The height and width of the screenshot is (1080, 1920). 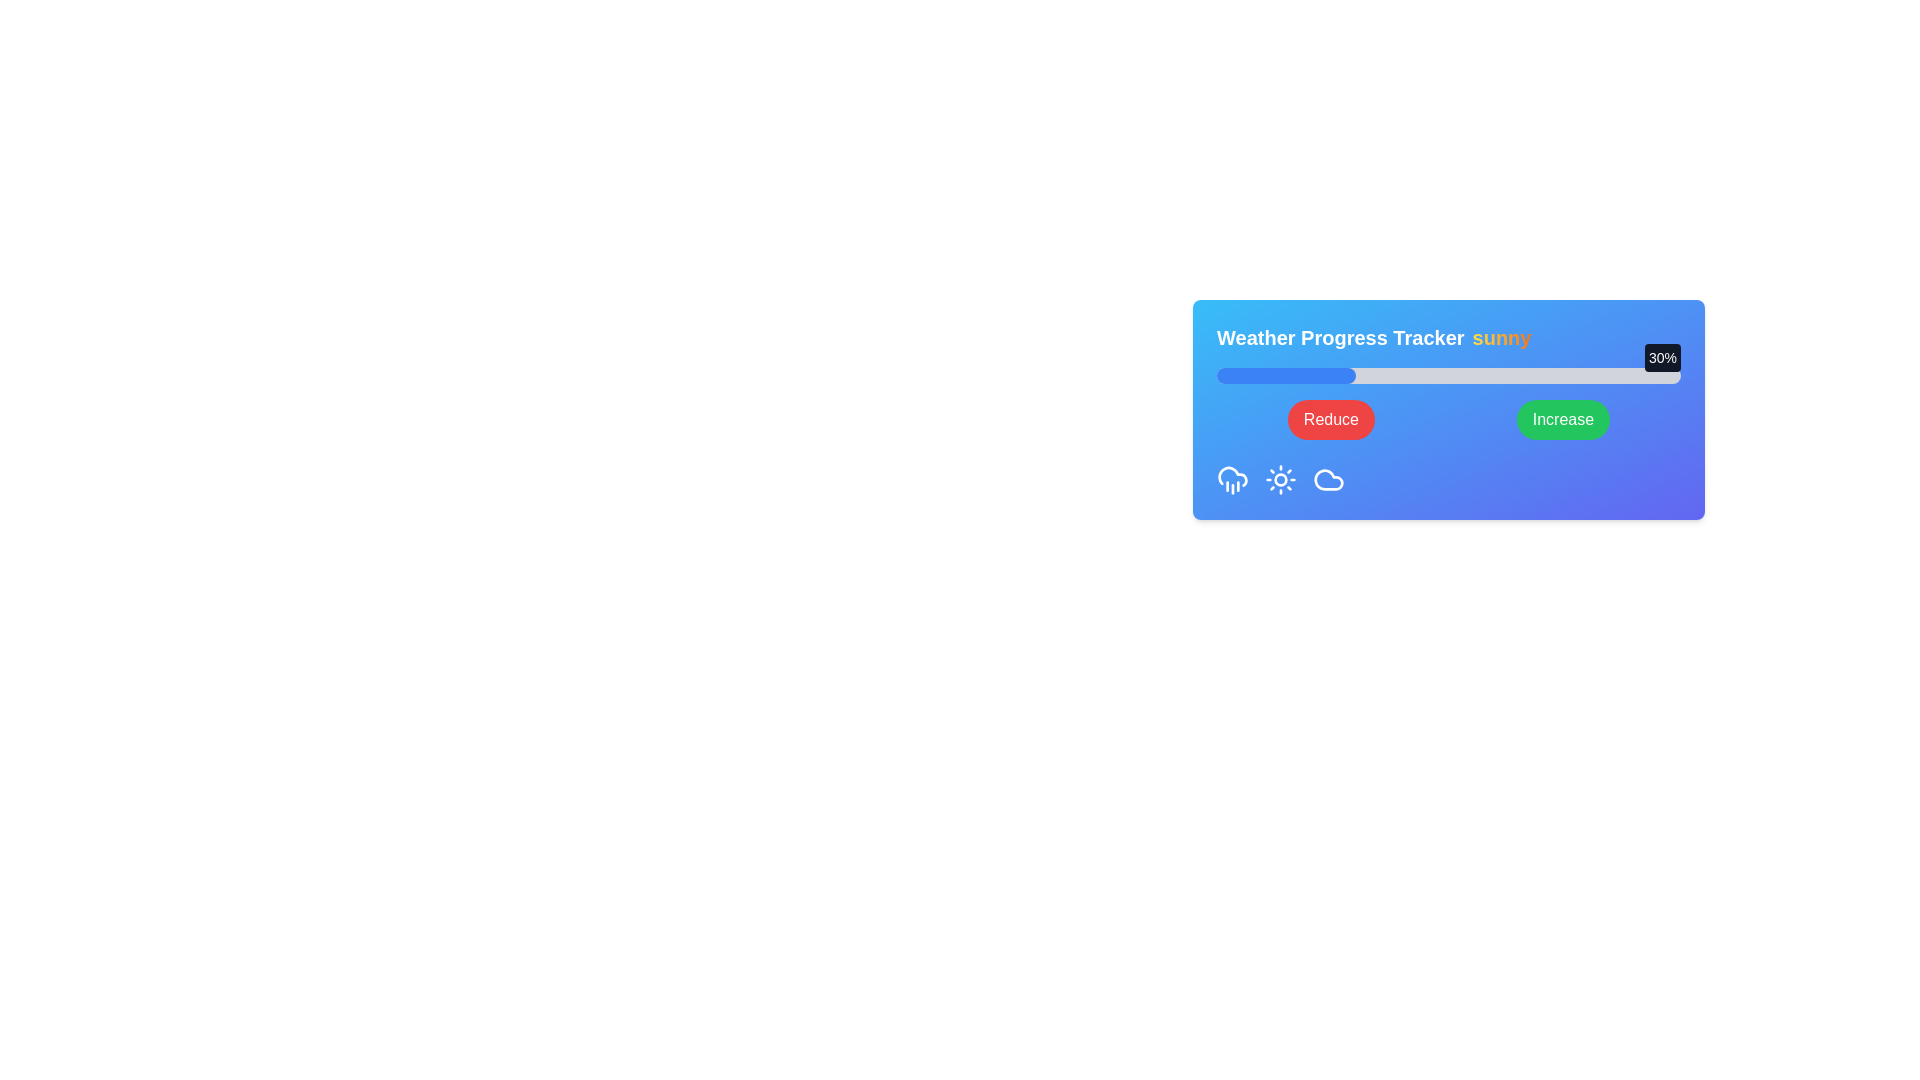 What do you see at coordinates (1449, 375) in the screenshot?
I see `the Progress bar that visually represents progress, positioned below the title 'Weather Progress Tracker sunny' and above the 'Reduce' and 'Increase' buttons` at bounding box center [1449, 375].